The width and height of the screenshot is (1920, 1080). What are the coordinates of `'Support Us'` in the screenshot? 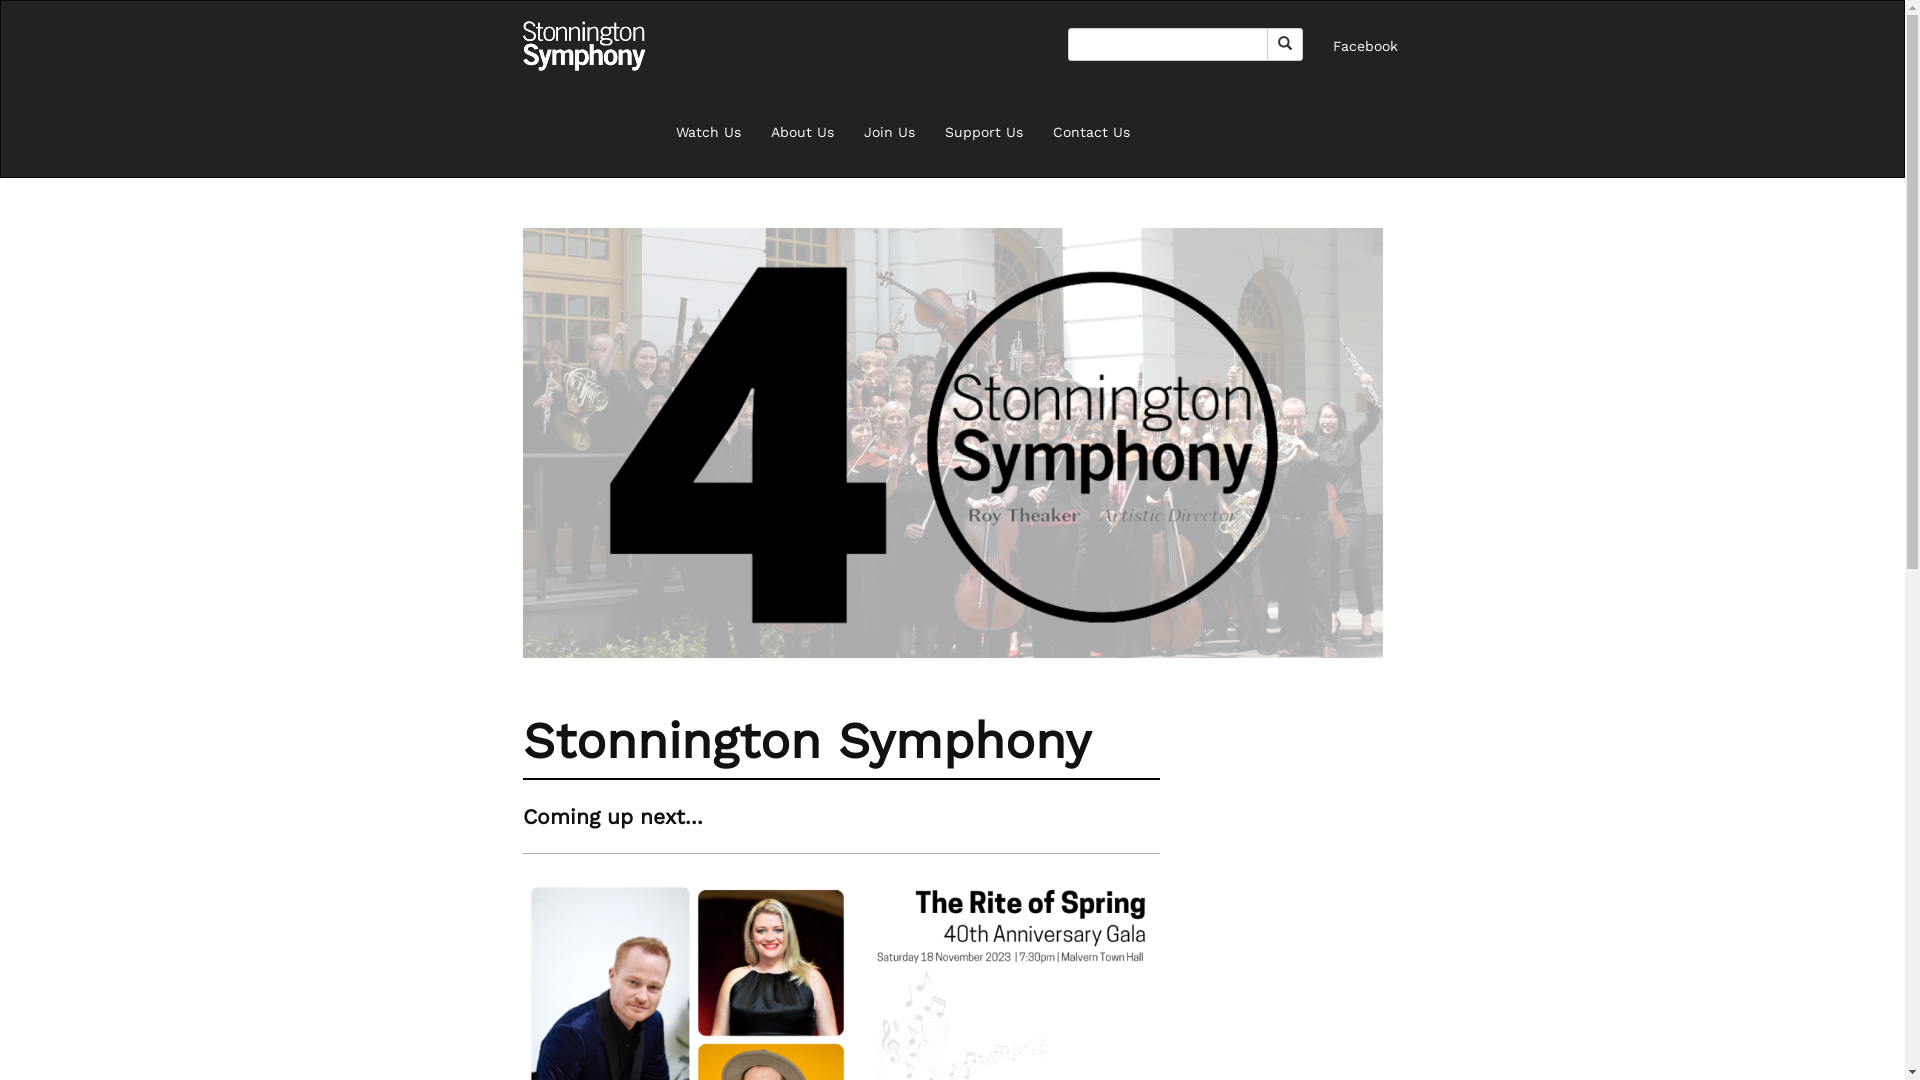 It's located at (983, 131).